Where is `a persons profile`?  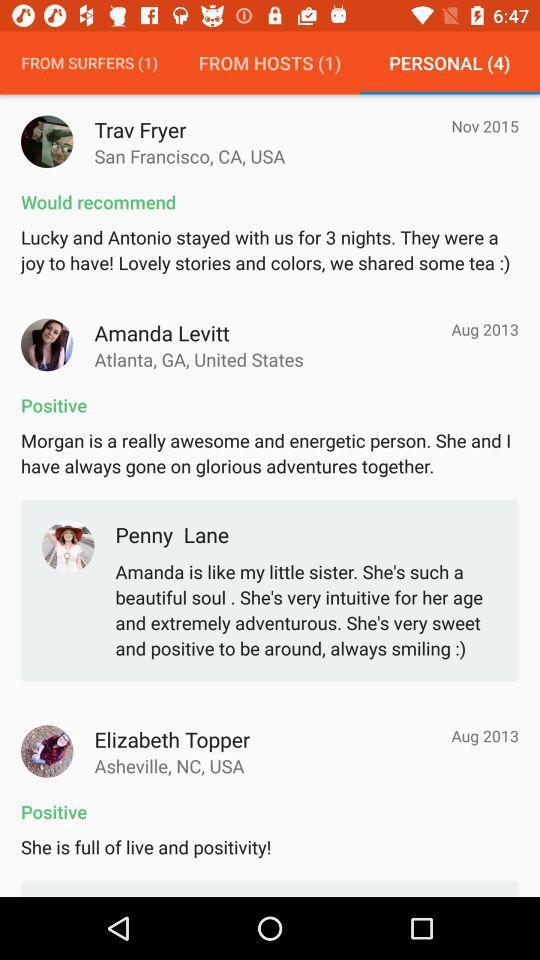
a persons profile is located at coordinates (47, 750).